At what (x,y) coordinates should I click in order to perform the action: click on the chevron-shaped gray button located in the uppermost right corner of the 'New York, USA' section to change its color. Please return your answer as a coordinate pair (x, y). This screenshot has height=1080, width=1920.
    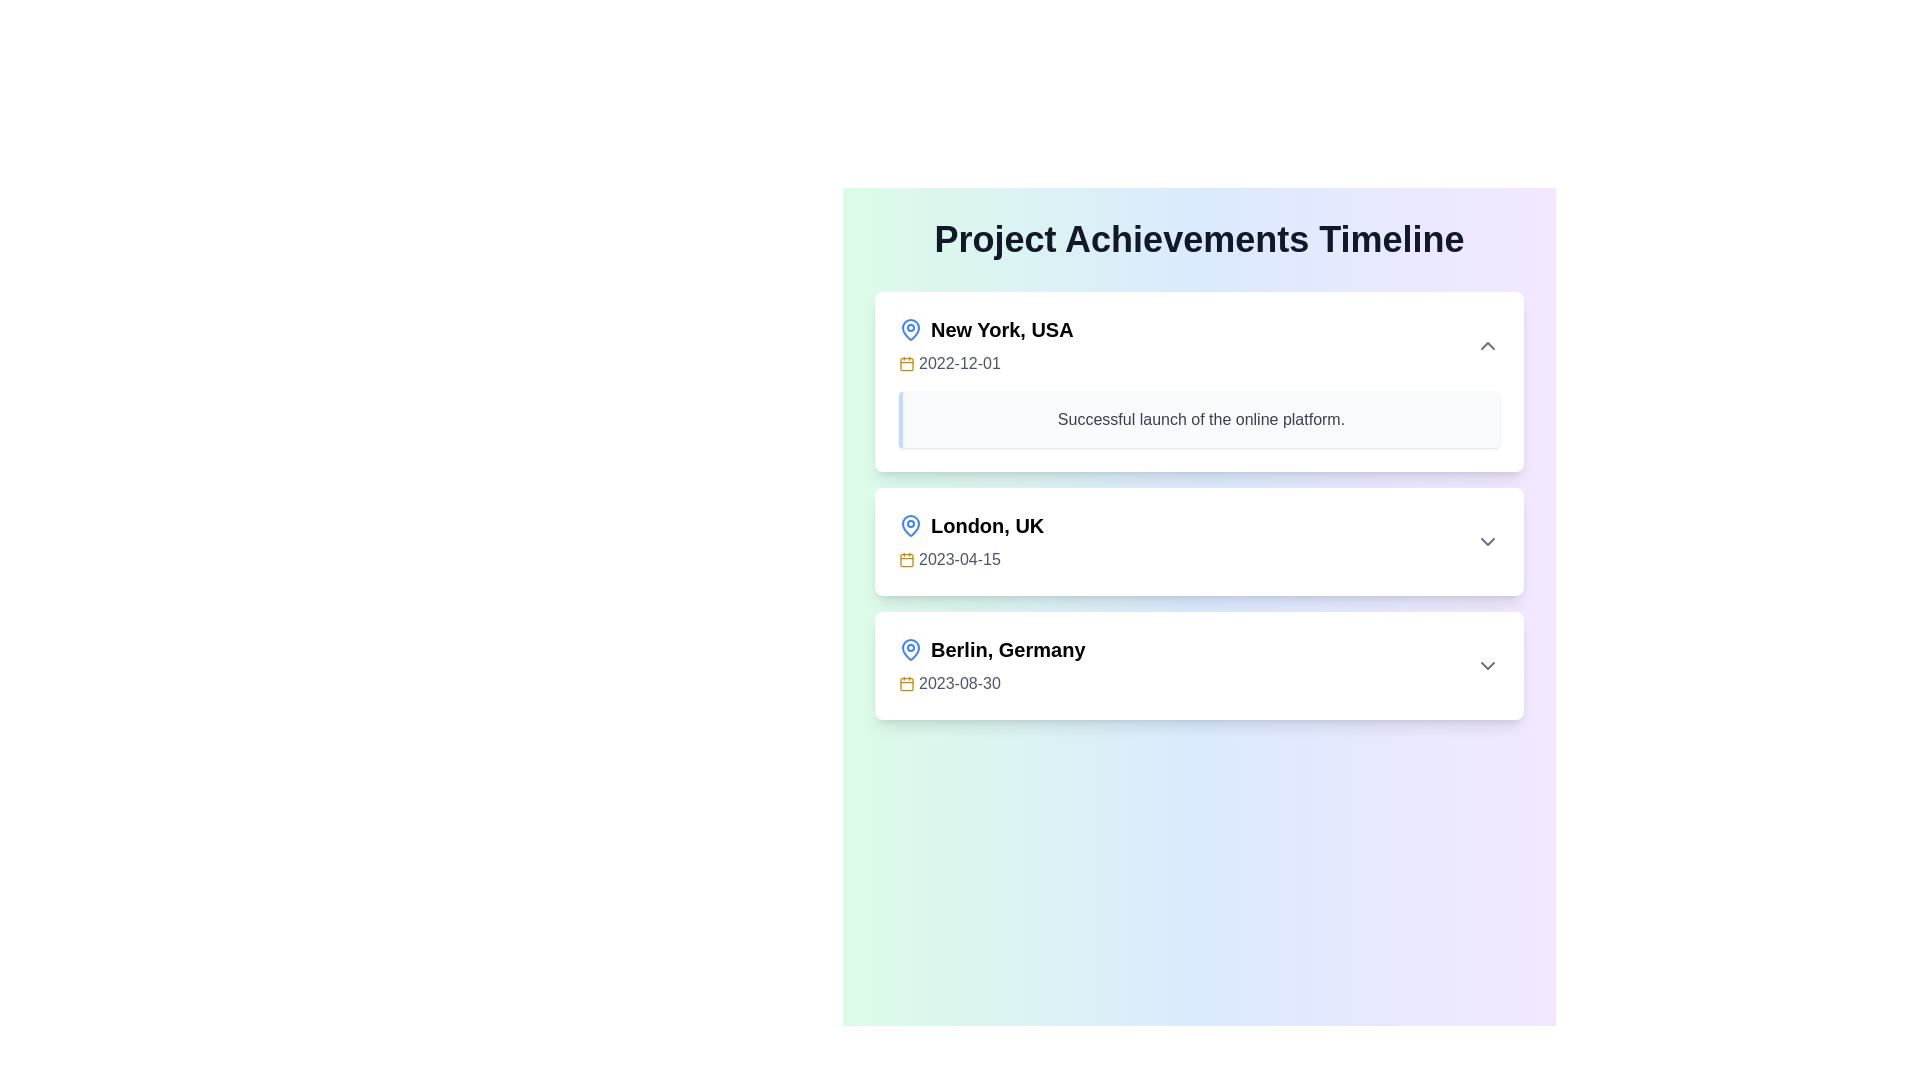
    Looking at the image, I should click on (1488, 345).